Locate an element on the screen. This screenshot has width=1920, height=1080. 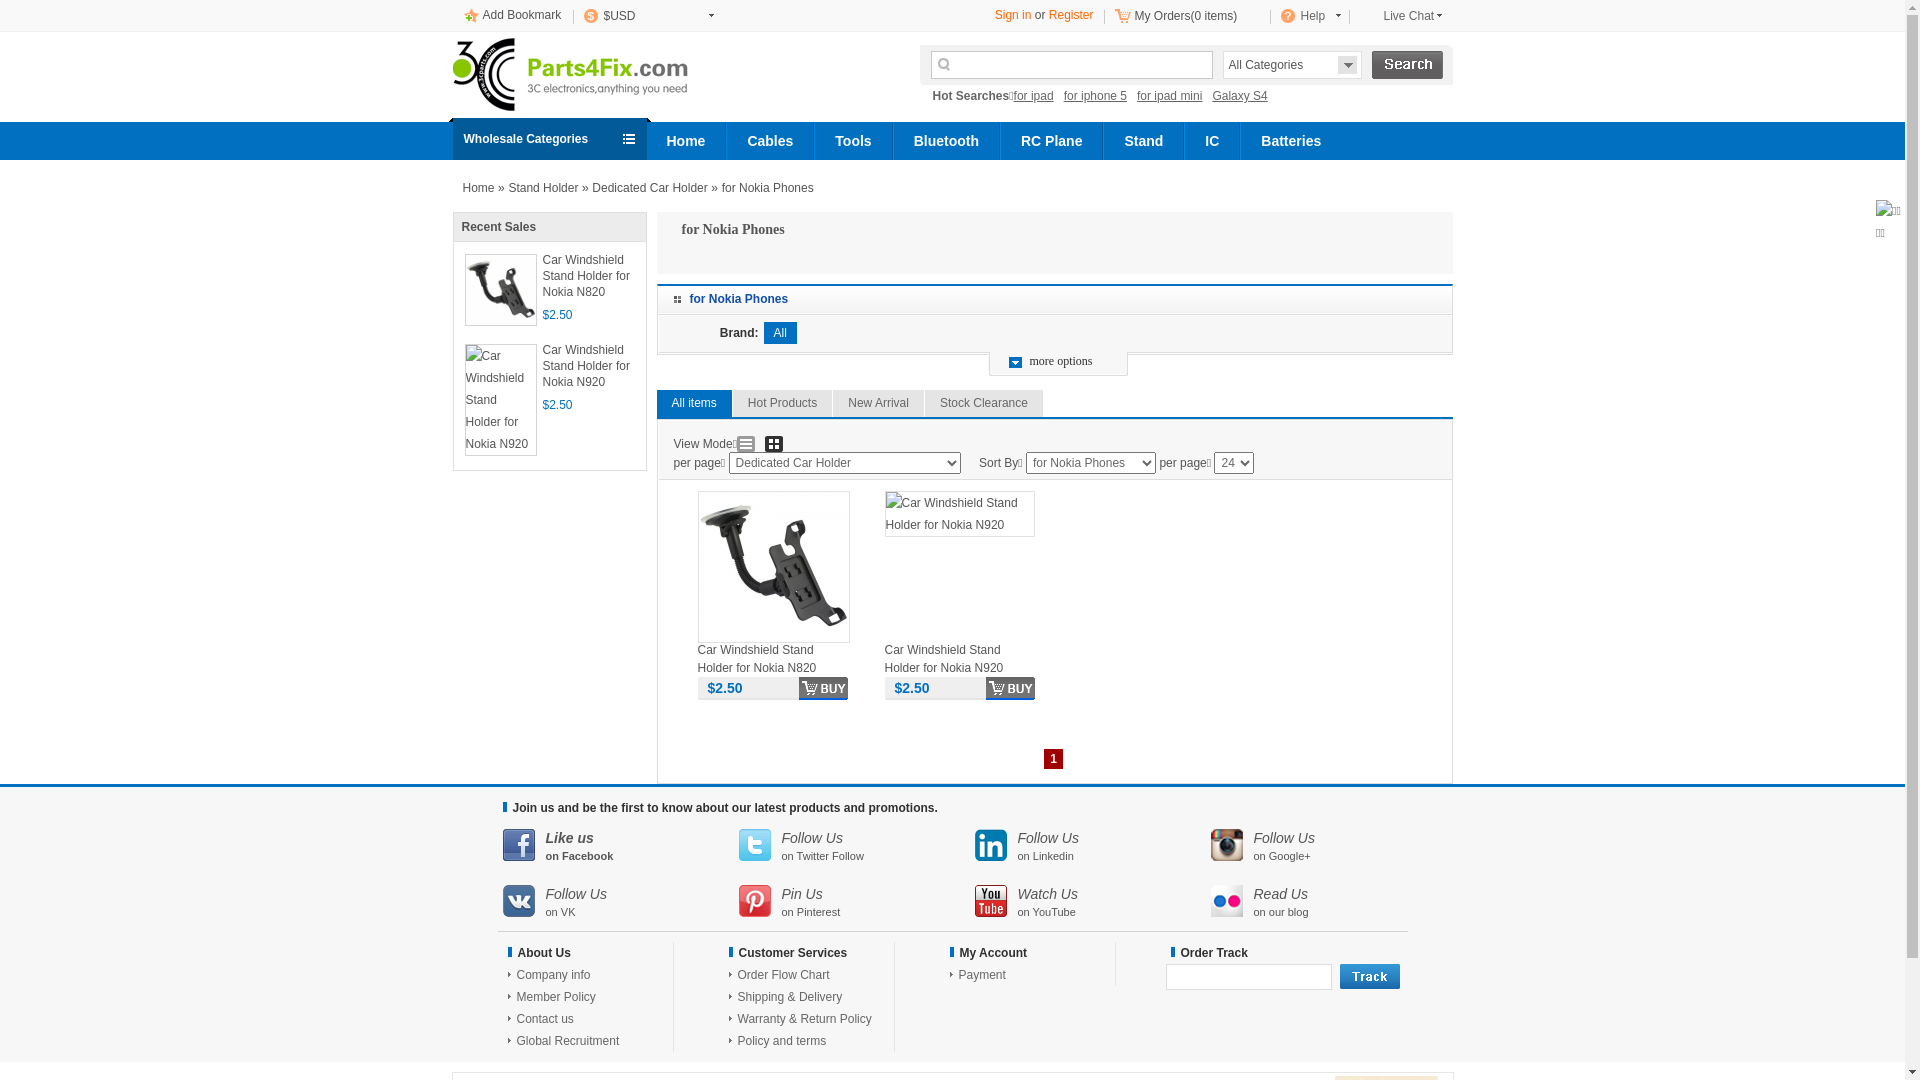
'Company info' is located at coordinates (515, 974).